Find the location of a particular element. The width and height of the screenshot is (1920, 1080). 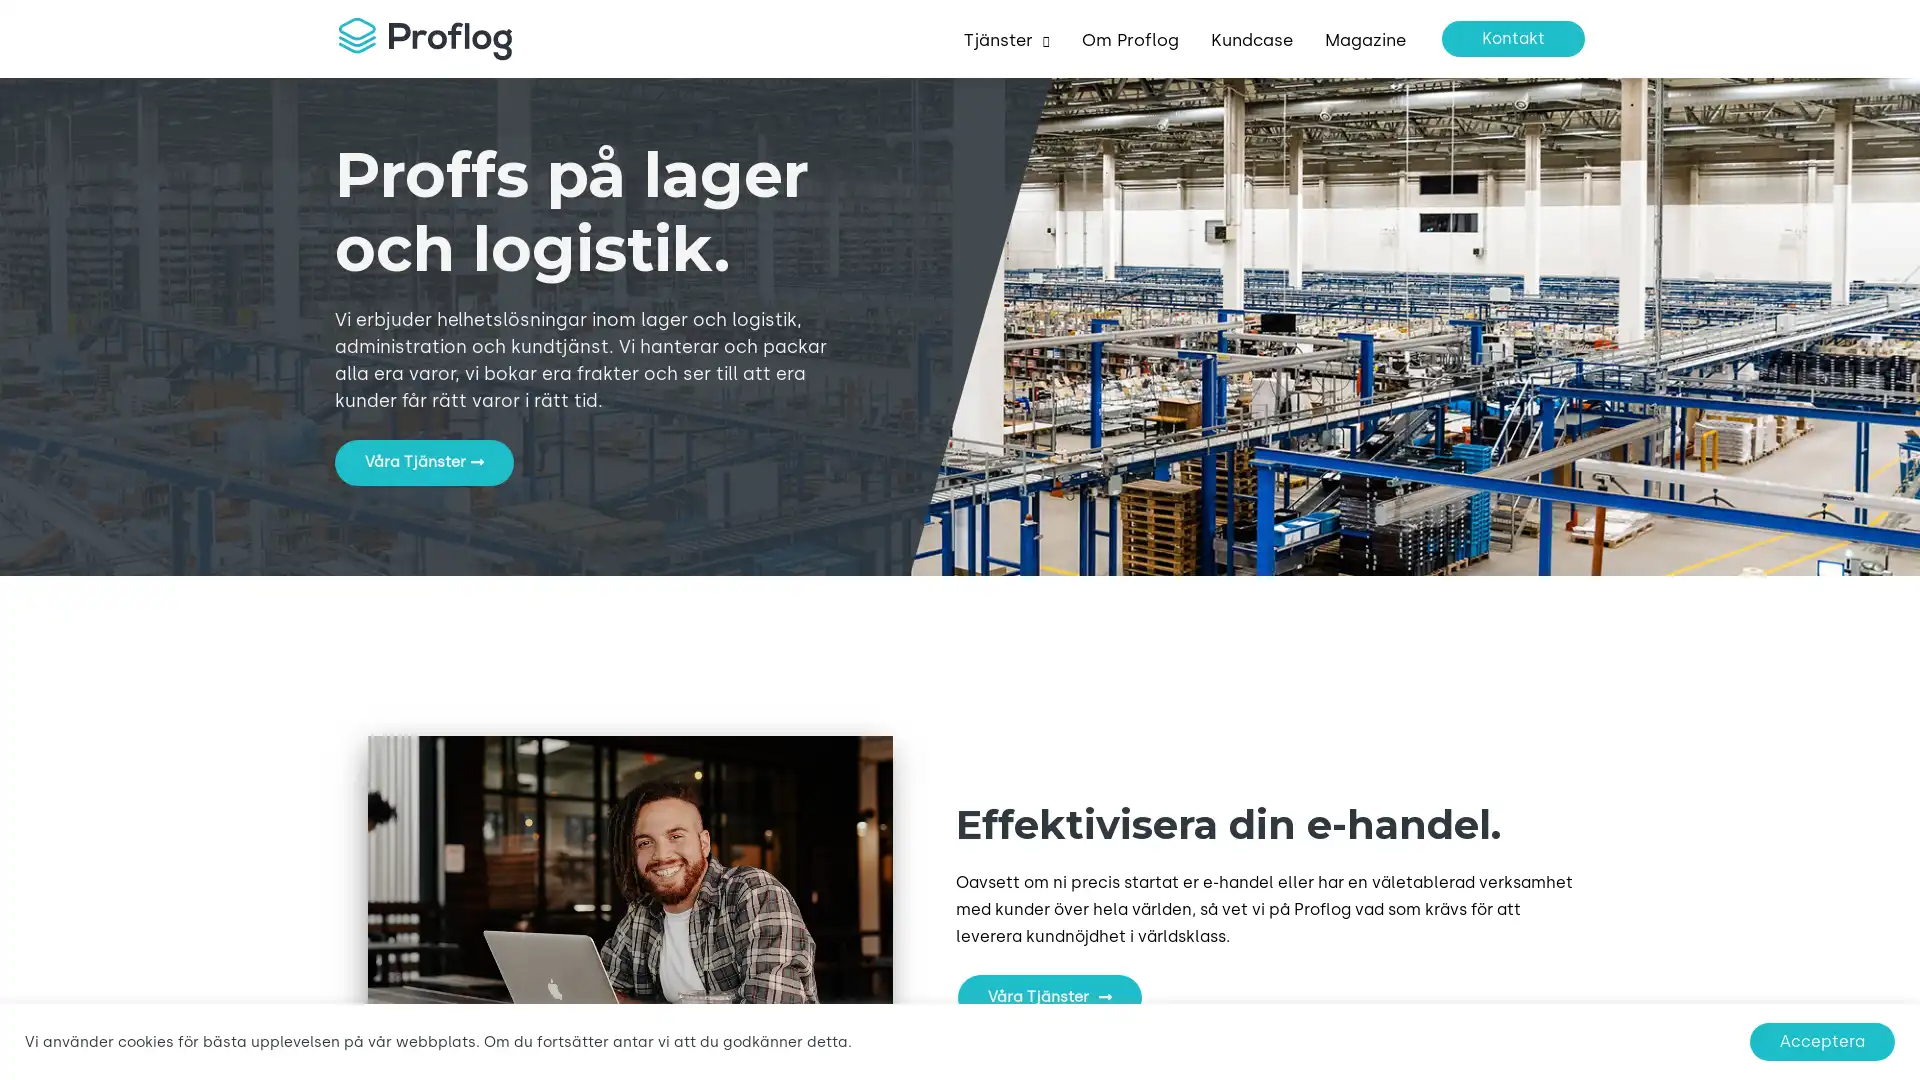

Acceptera is located at coordinates (1822, 1040).